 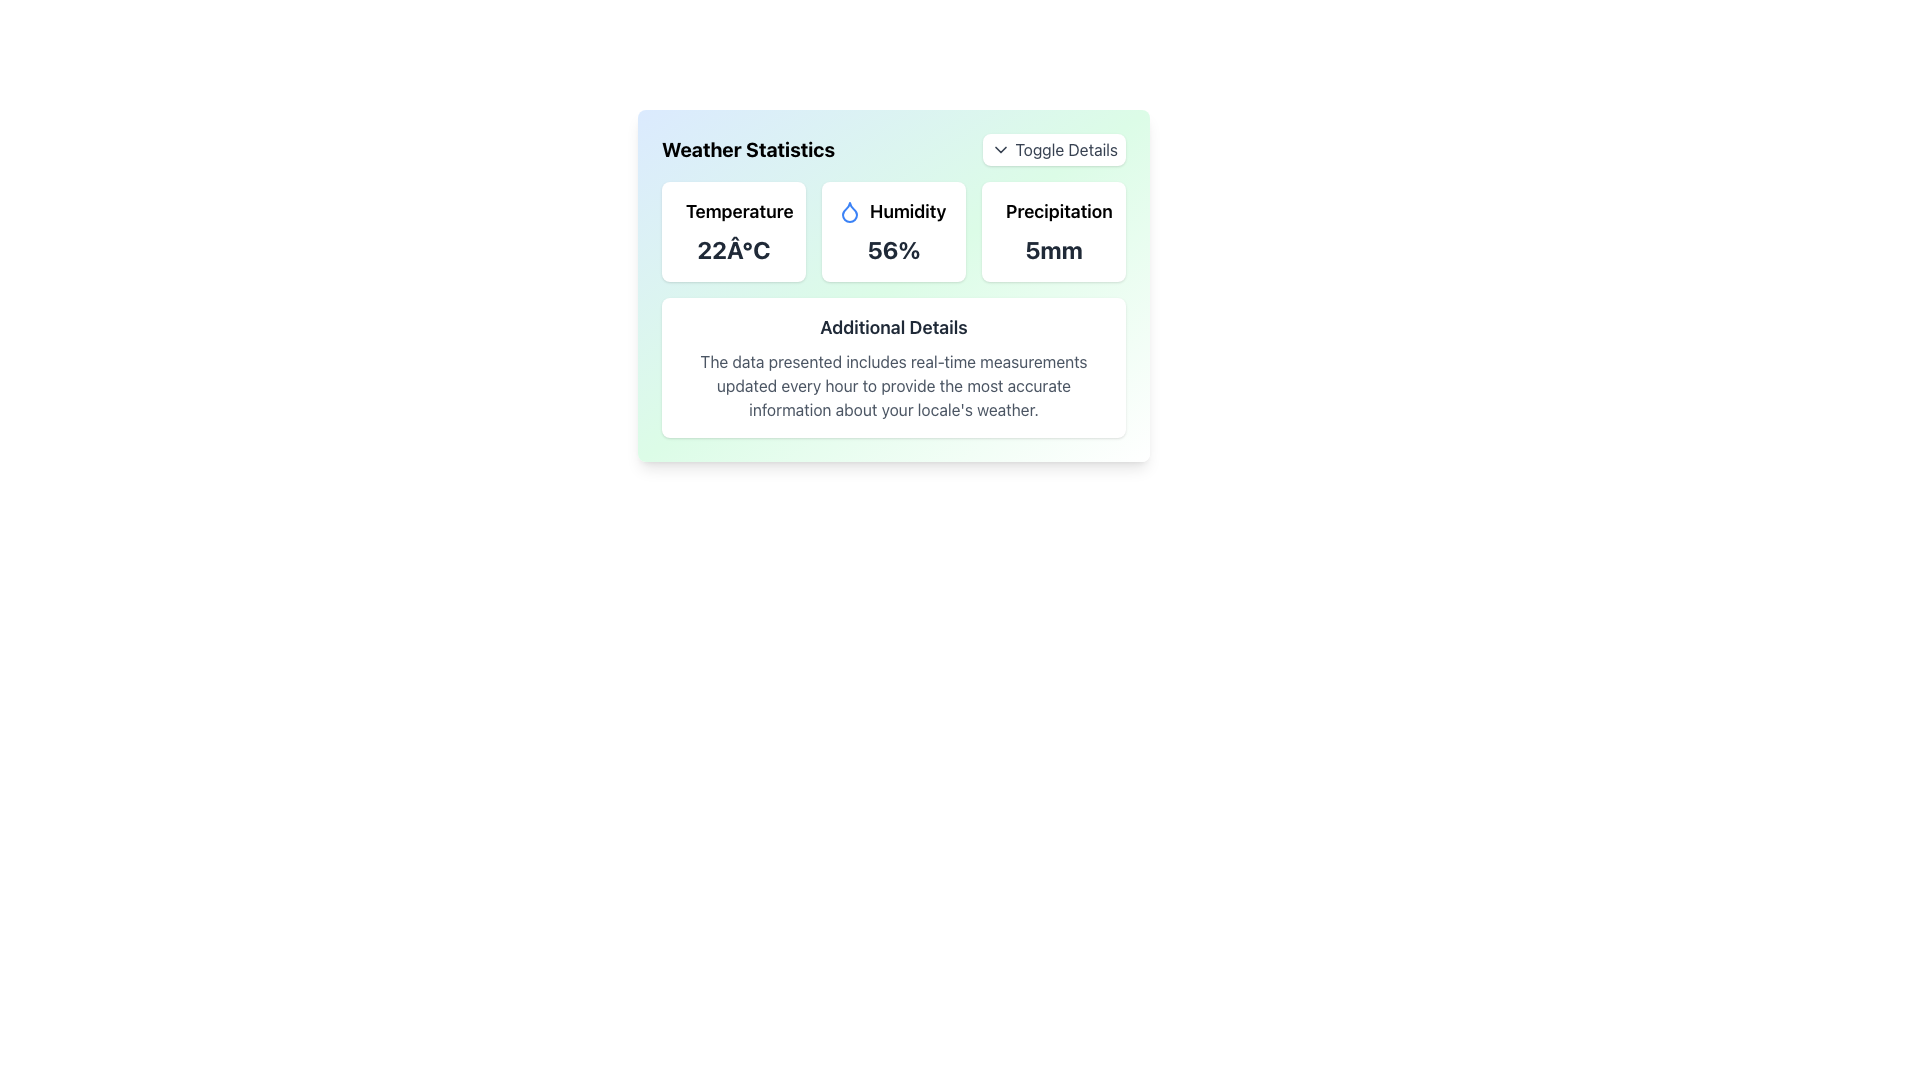 What do you see at coordinates (733, 249) in the screenshot?
I see `the Text element displaying the current temperature in degrees Celsius, located within the 'Temperature' card at the top-left corner of the weather statistics section` at bounding box center [733, 249].